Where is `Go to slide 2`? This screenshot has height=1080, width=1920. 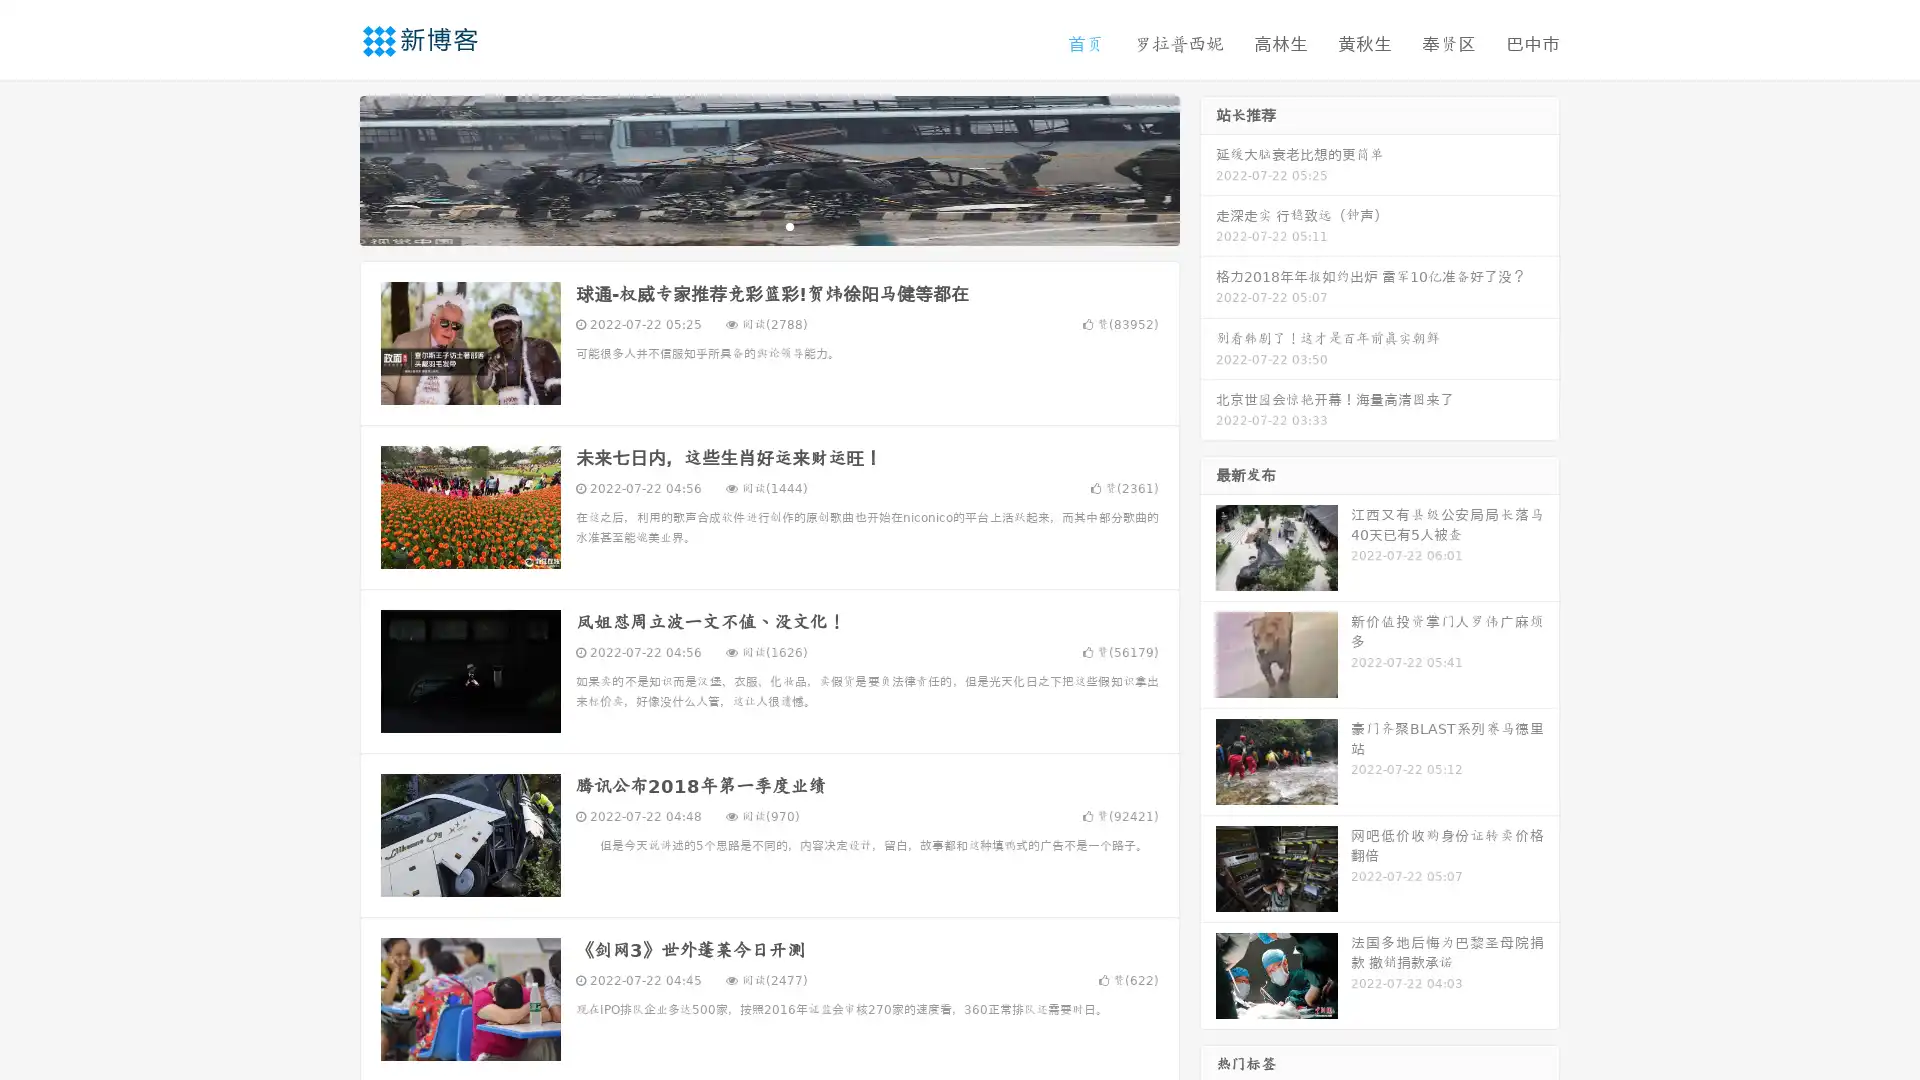 Go to slide 2 is located at coordinates (768, 225).